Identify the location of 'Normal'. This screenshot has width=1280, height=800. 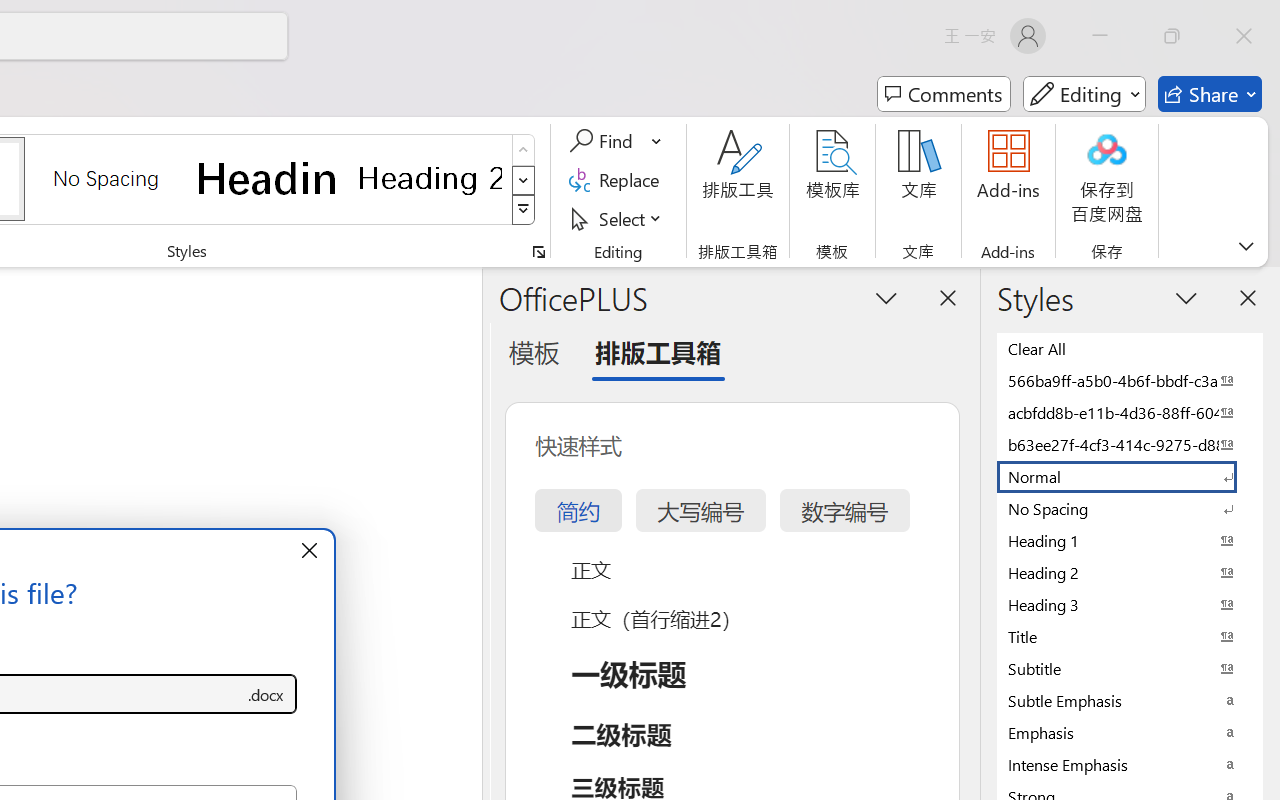
(1130, 476).